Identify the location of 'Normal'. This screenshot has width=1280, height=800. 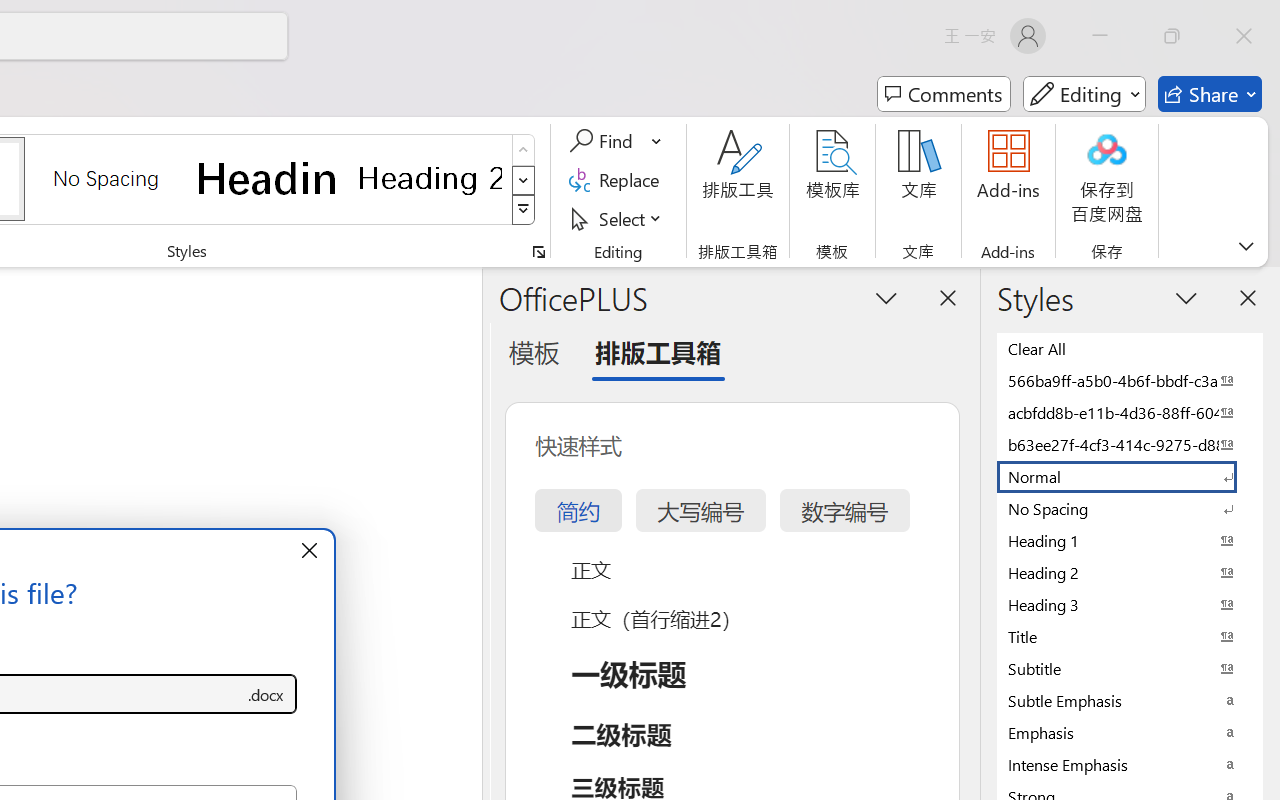
(1130, 476).